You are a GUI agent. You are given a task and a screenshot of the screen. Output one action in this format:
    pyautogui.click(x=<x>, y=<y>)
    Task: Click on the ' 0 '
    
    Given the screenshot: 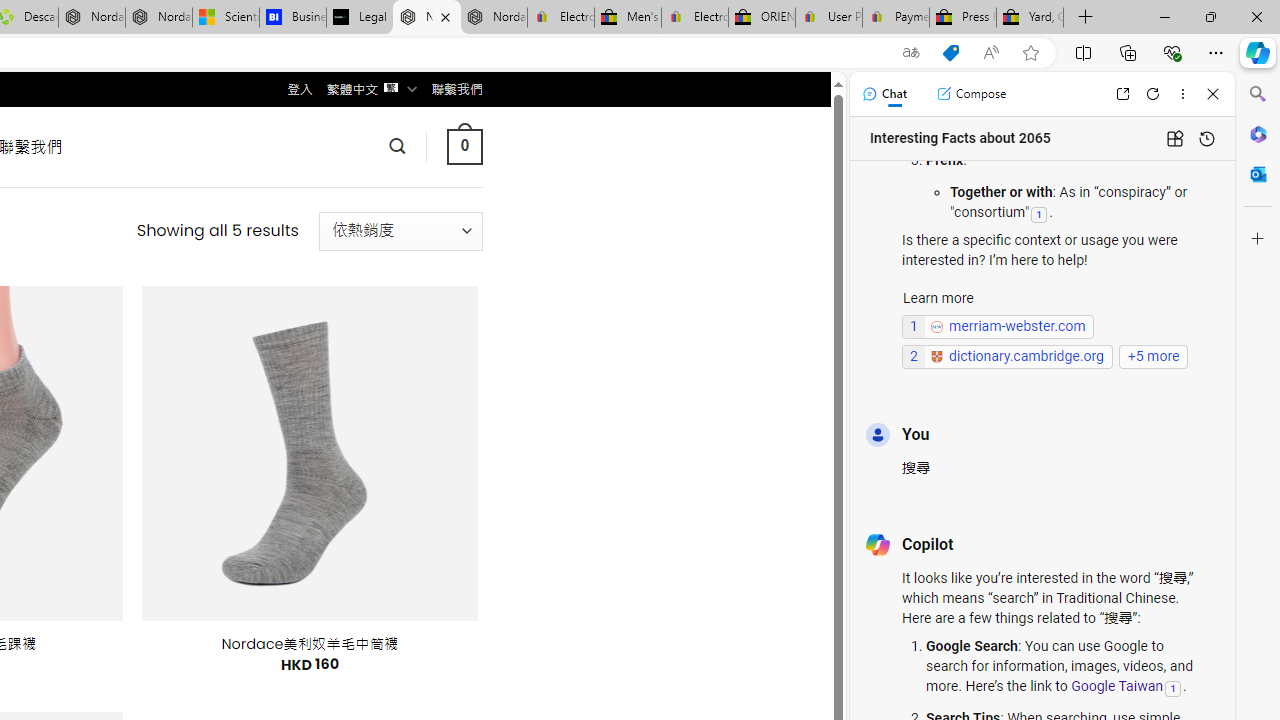 What is the action you would take?
    pyautogui.click(x=463, y=145)
    